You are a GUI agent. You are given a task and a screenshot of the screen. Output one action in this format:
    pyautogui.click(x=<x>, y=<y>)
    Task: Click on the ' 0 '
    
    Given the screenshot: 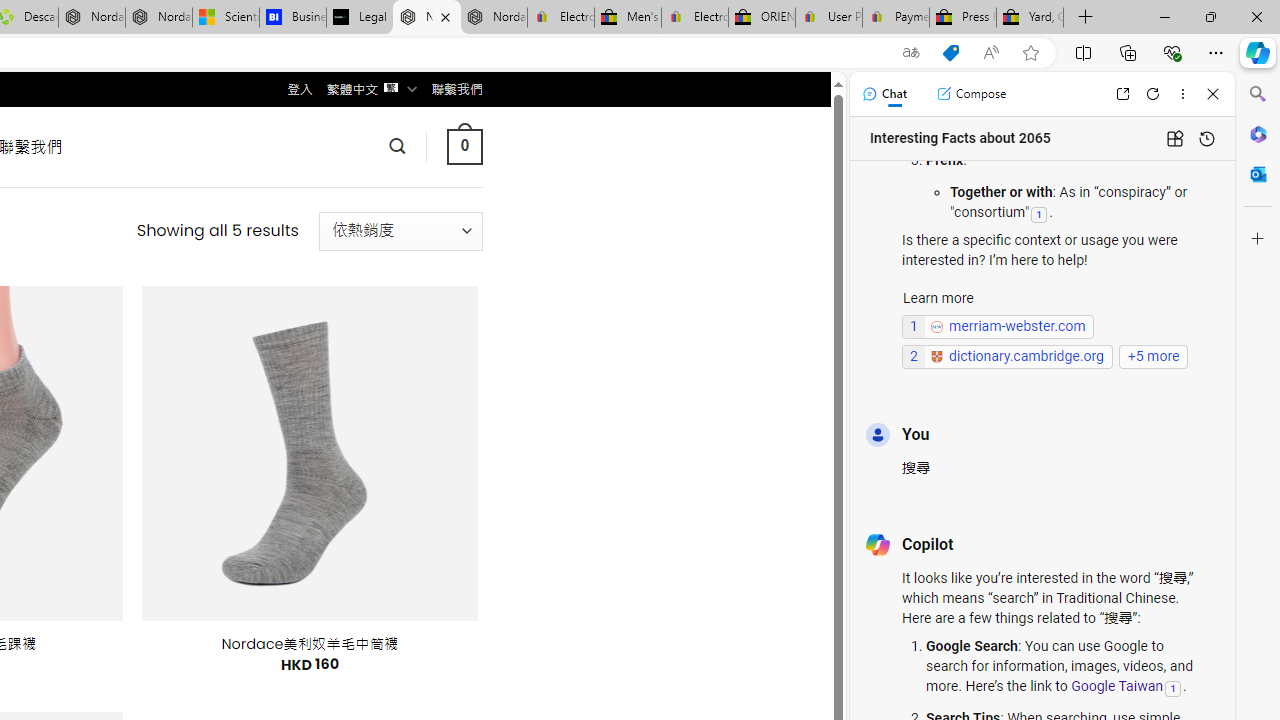 What is the action you would take?
    pyautogui.click(x=463, y=145)
    